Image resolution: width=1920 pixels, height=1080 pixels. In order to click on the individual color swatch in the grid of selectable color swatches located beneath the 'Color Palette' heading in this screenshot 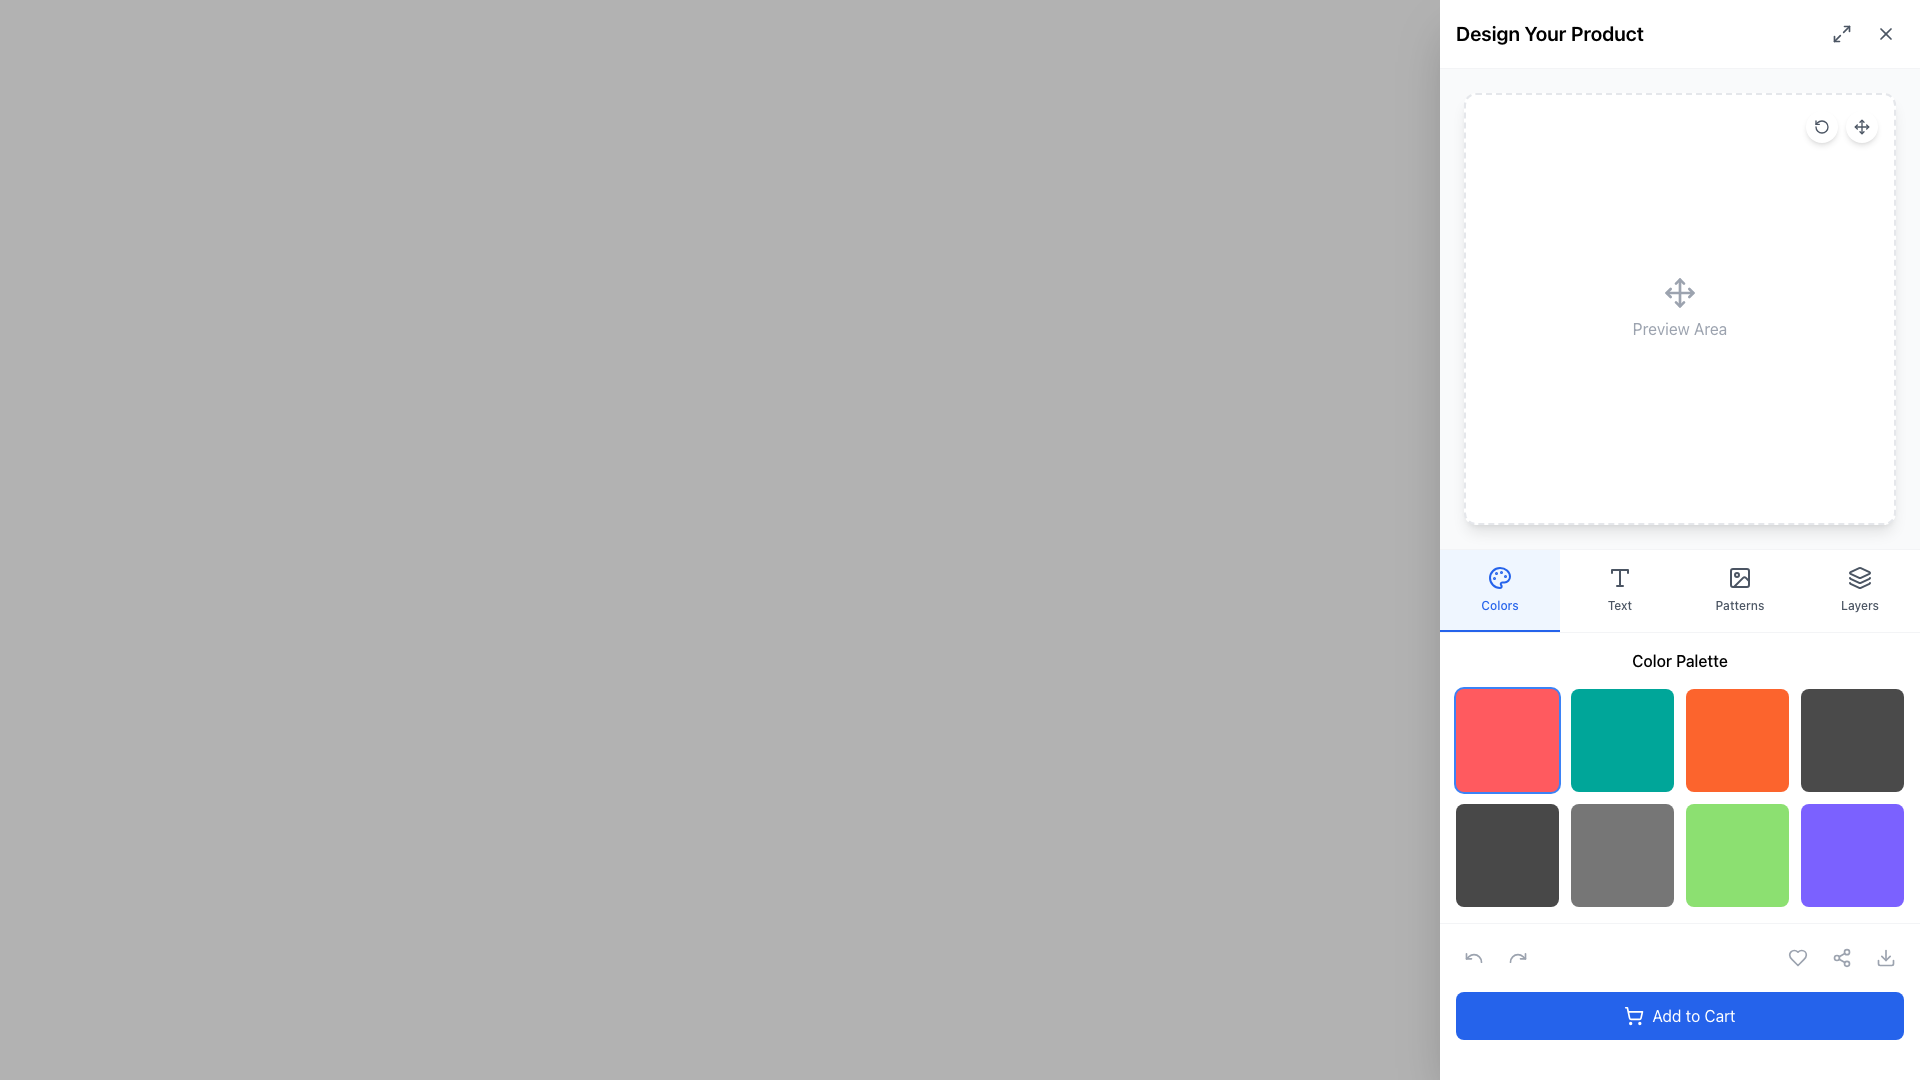, I will do `click(1680, 797)`.